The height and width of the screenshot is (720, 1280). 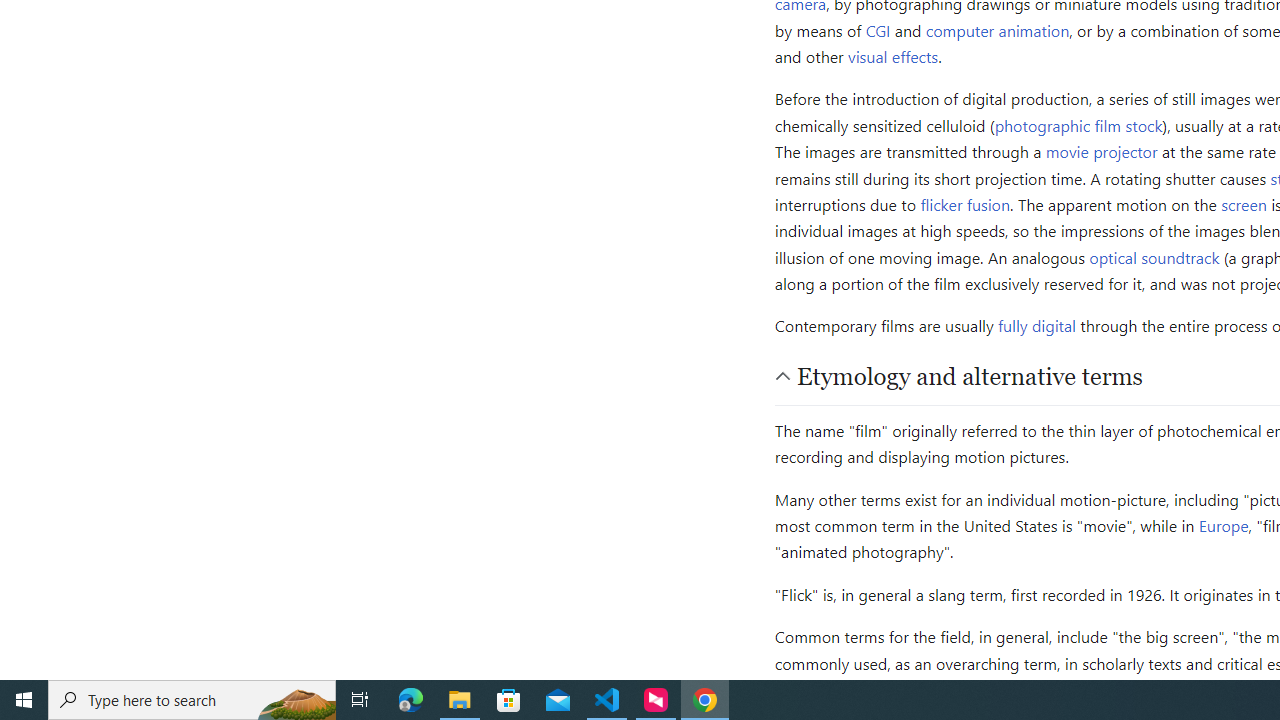 What do you see at coordinates (965, 204) in the screenshot?
I see `'flicker fusion'` at bounding box center [965, 204].